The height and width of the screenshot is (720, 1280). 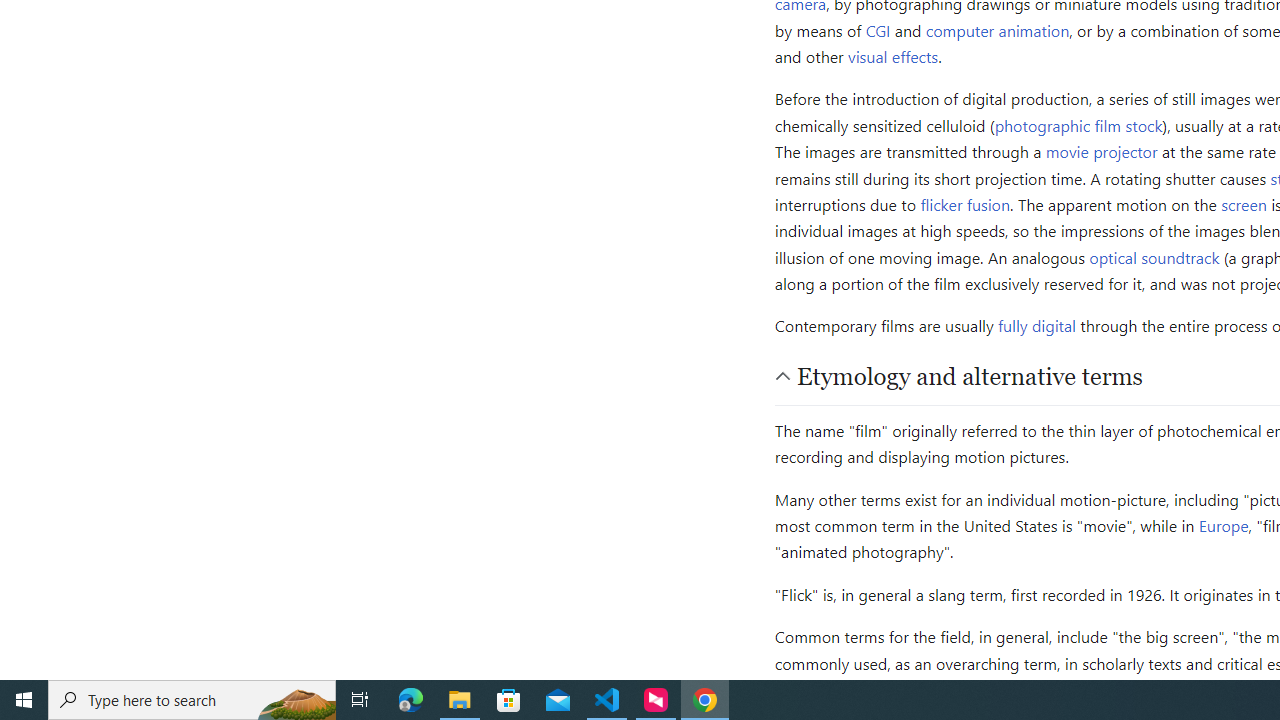 What do you see at coordinates (965, 204) in the screenshot?
I see `'flicker fusion'` at bounding box center [965, 204].